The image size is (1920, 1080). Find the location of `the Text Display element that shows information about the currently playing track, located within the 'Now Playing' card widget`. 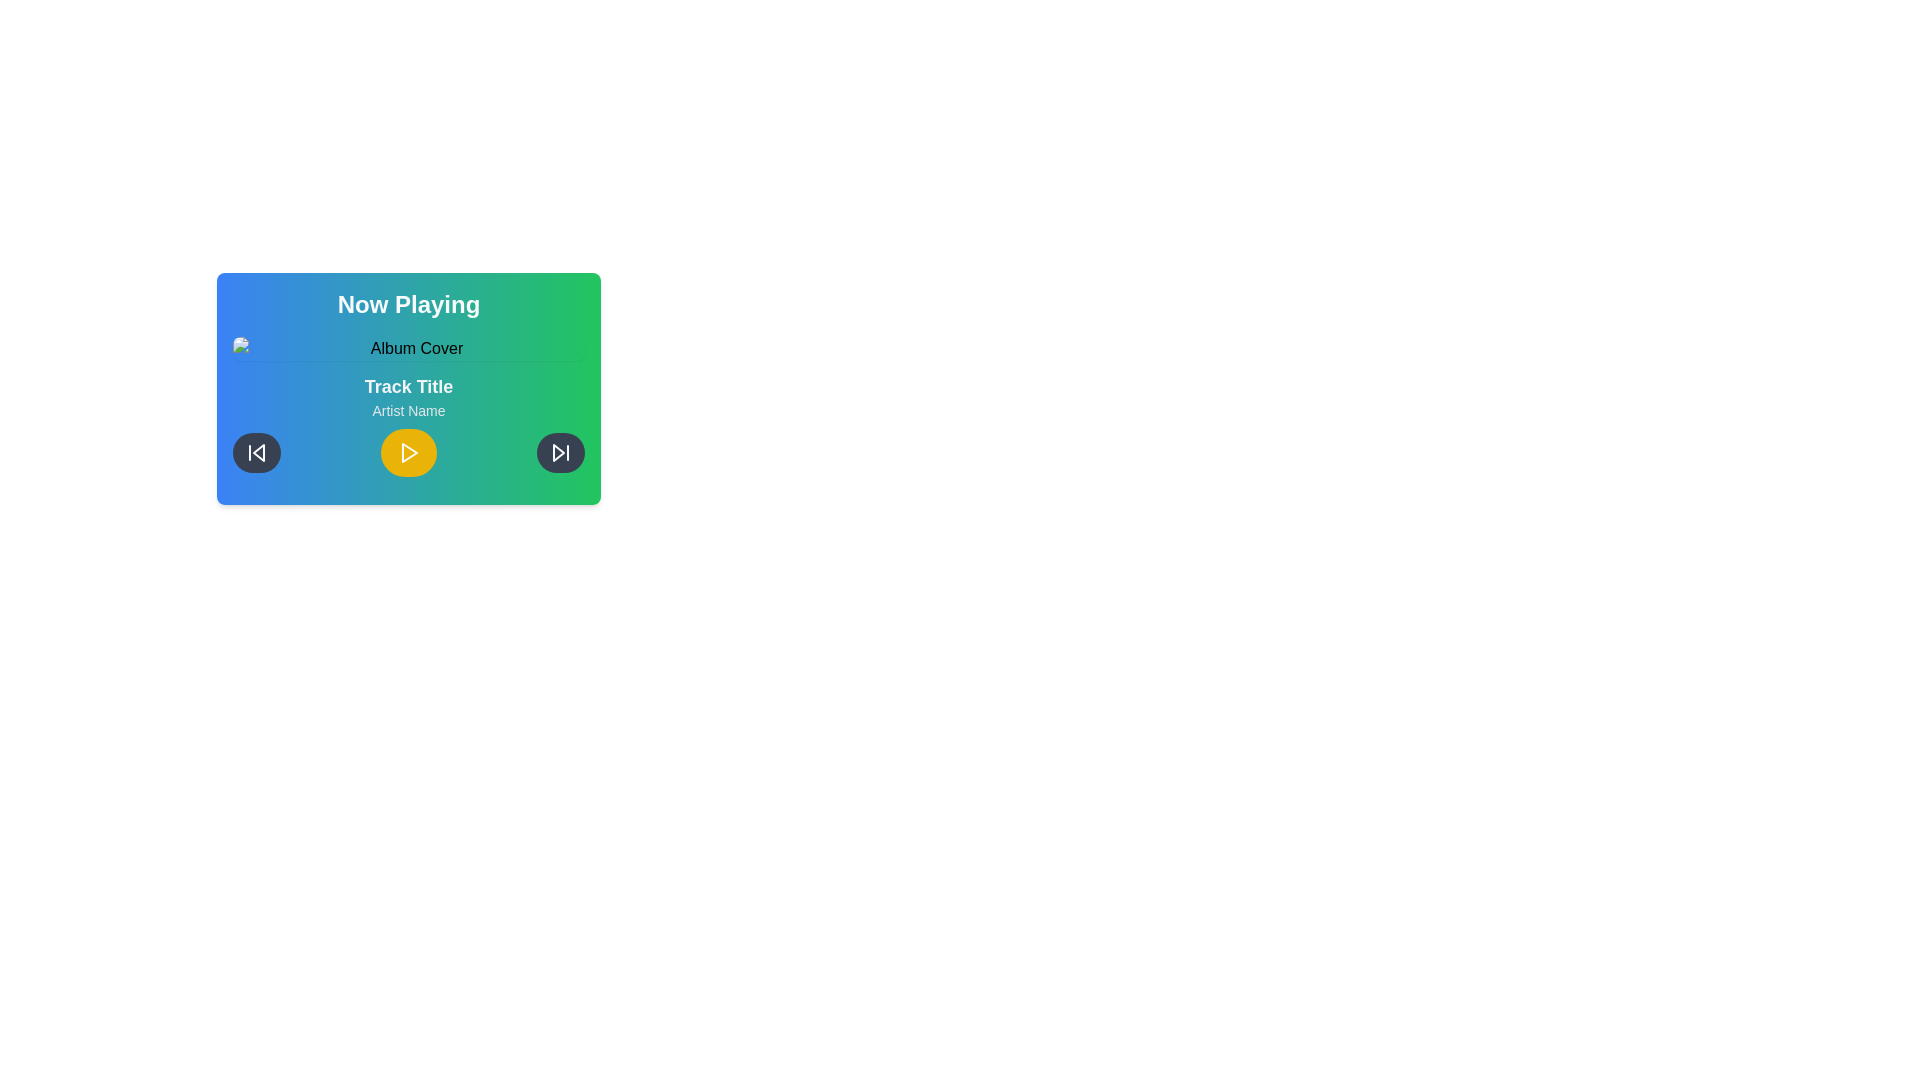

the Text Display element that shows information about the currently playing track, located within the 'Now Playing' card widget is located at coordinates (407, 397).